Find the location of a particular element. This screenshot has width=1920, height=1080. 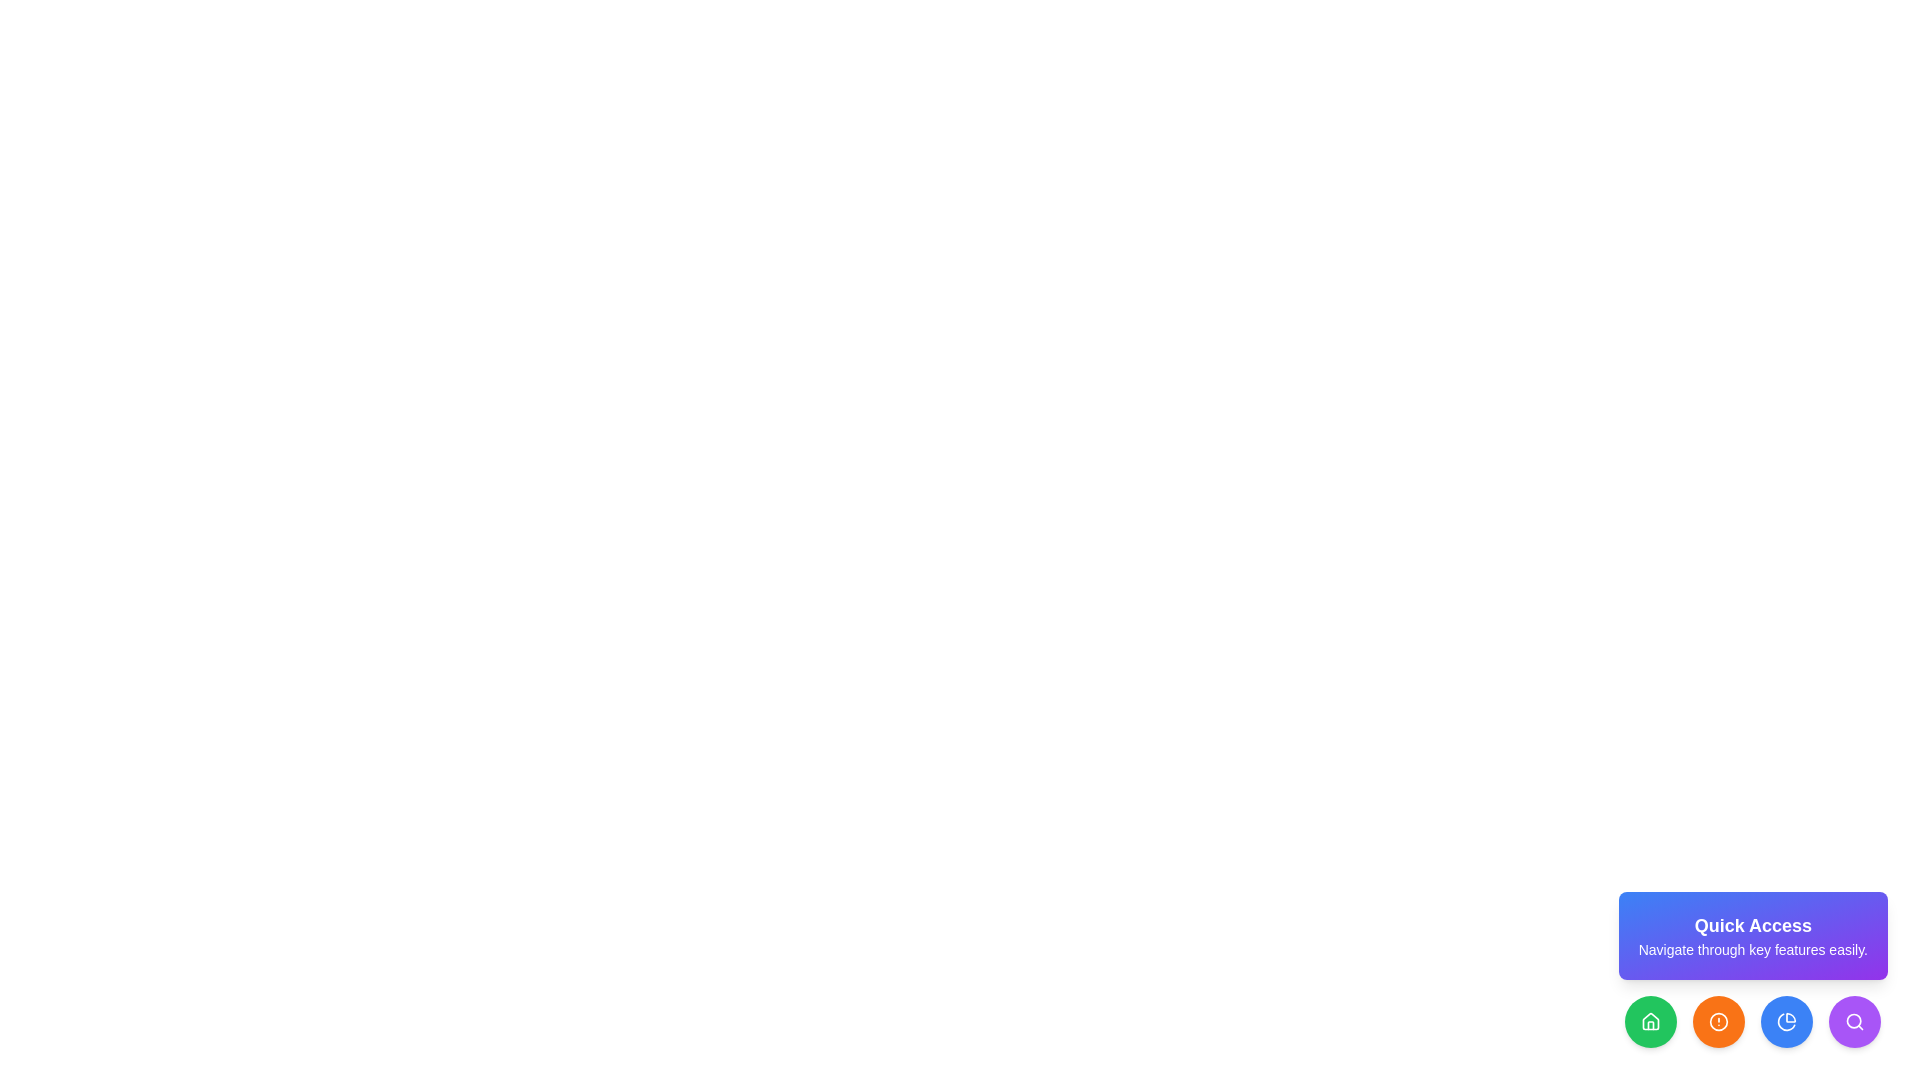

the fourth button is located at coordinates (1786, 1022).